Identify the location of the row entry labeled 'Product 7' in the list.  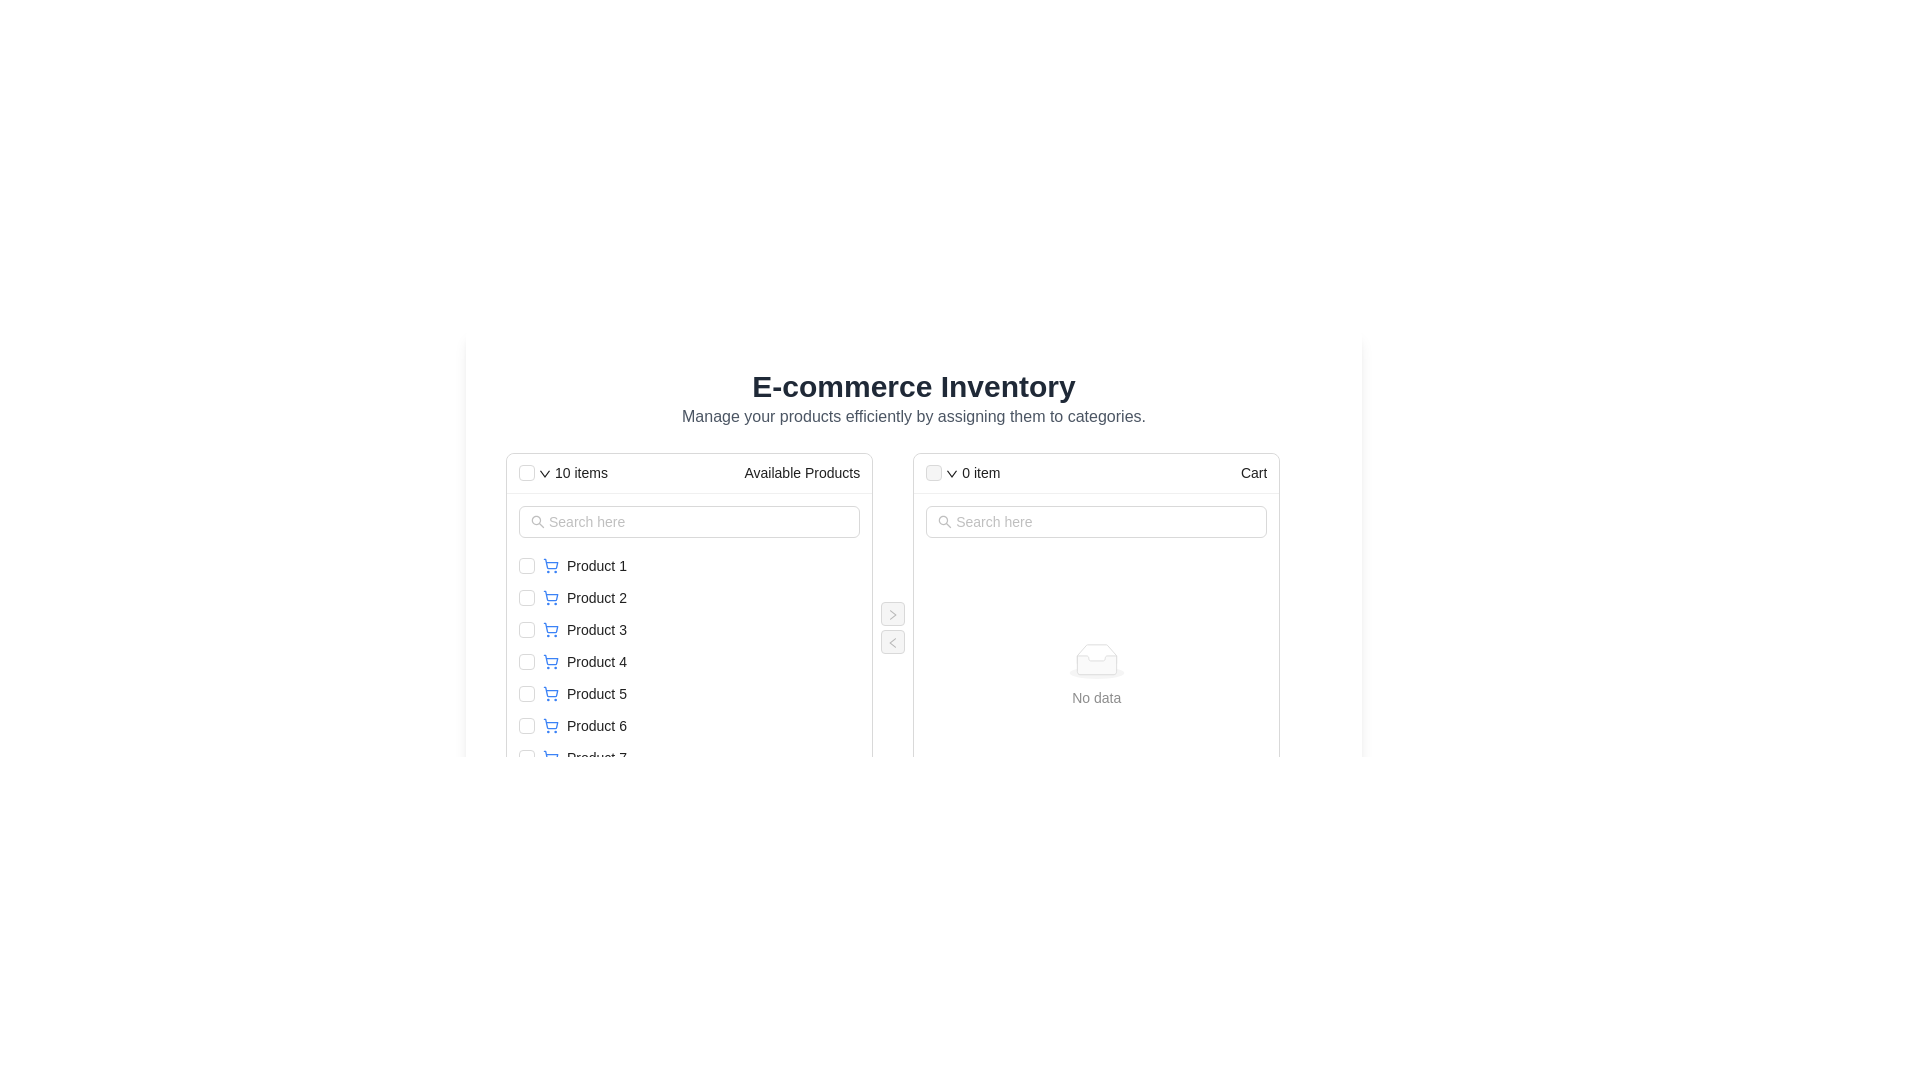
(689, 758).